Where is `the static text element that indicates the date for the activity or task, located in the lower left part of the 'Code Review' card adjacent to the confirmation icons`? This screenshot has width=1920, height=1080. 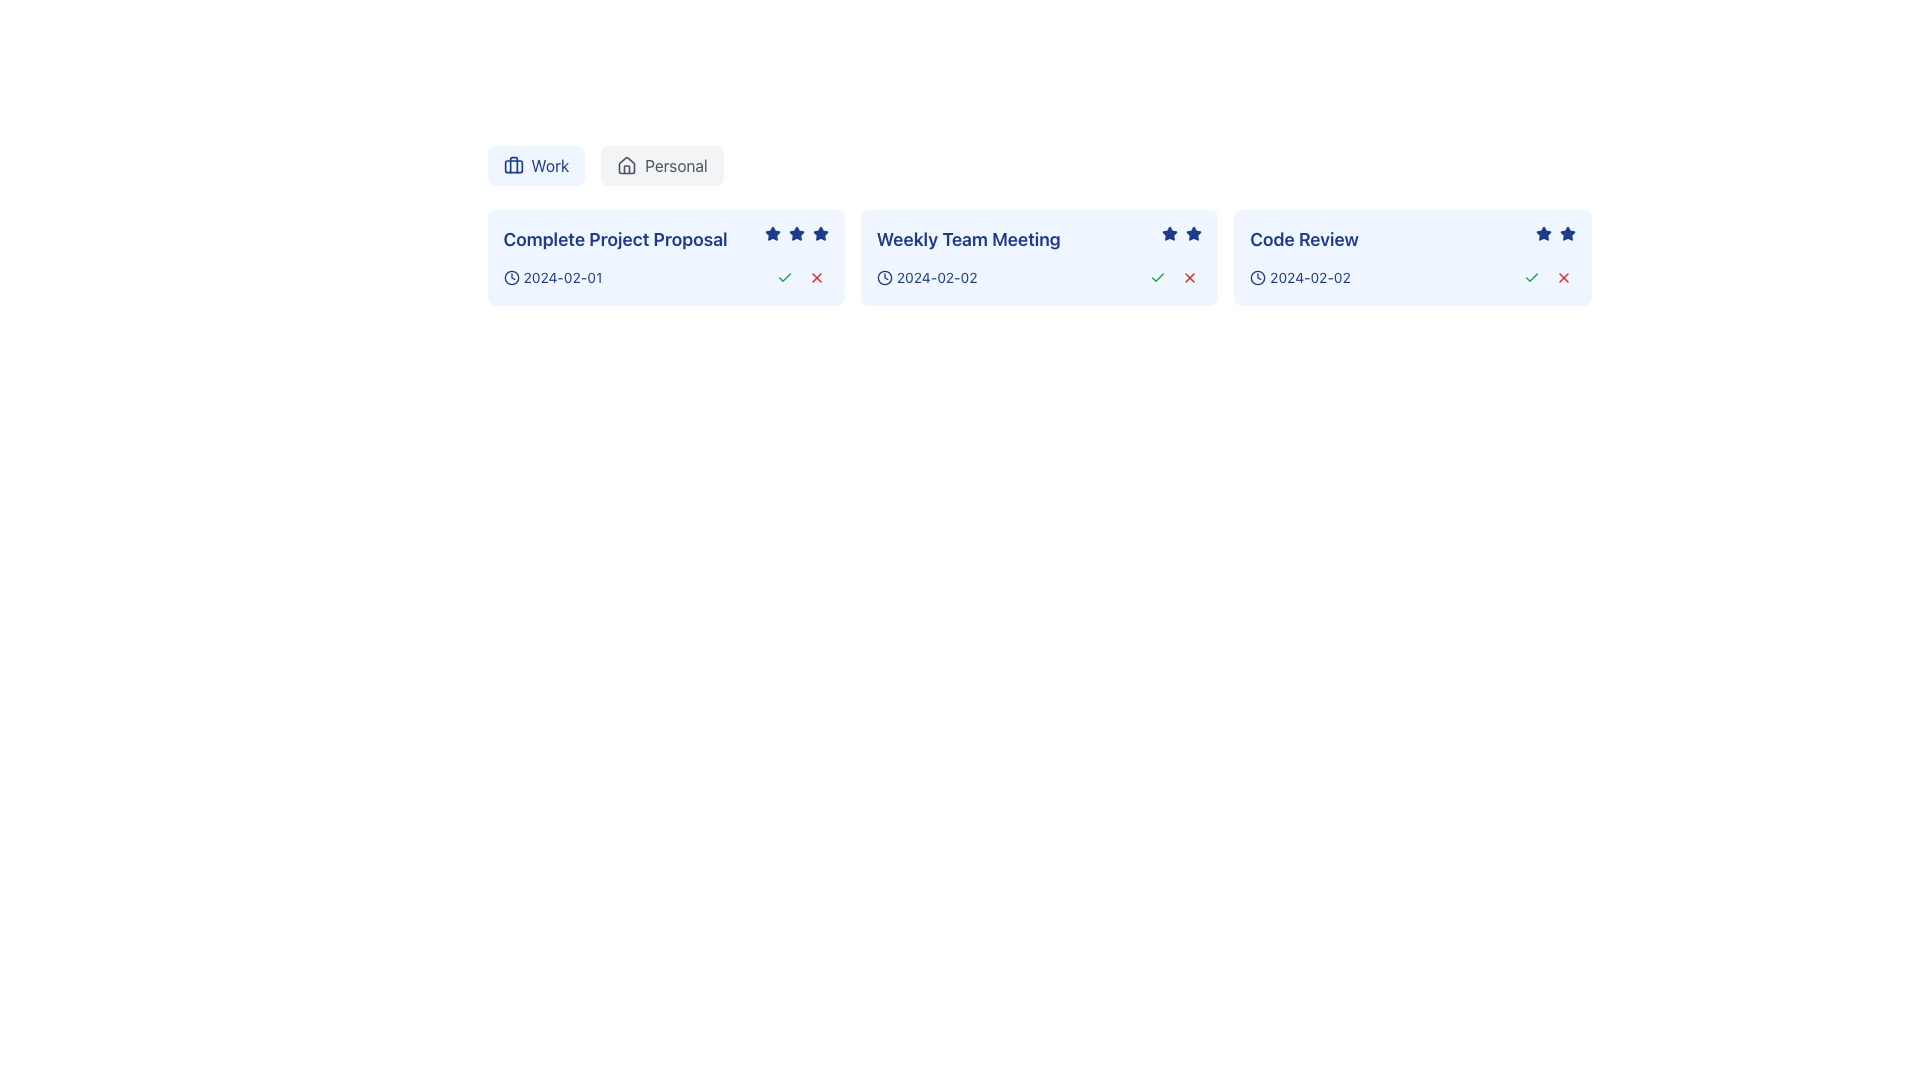
the static text element that indicates the date for the activity or task, located in the lower left part of the 'Code Review' card adjacent to the confirmation icons is located at coordinates (1300, 277).